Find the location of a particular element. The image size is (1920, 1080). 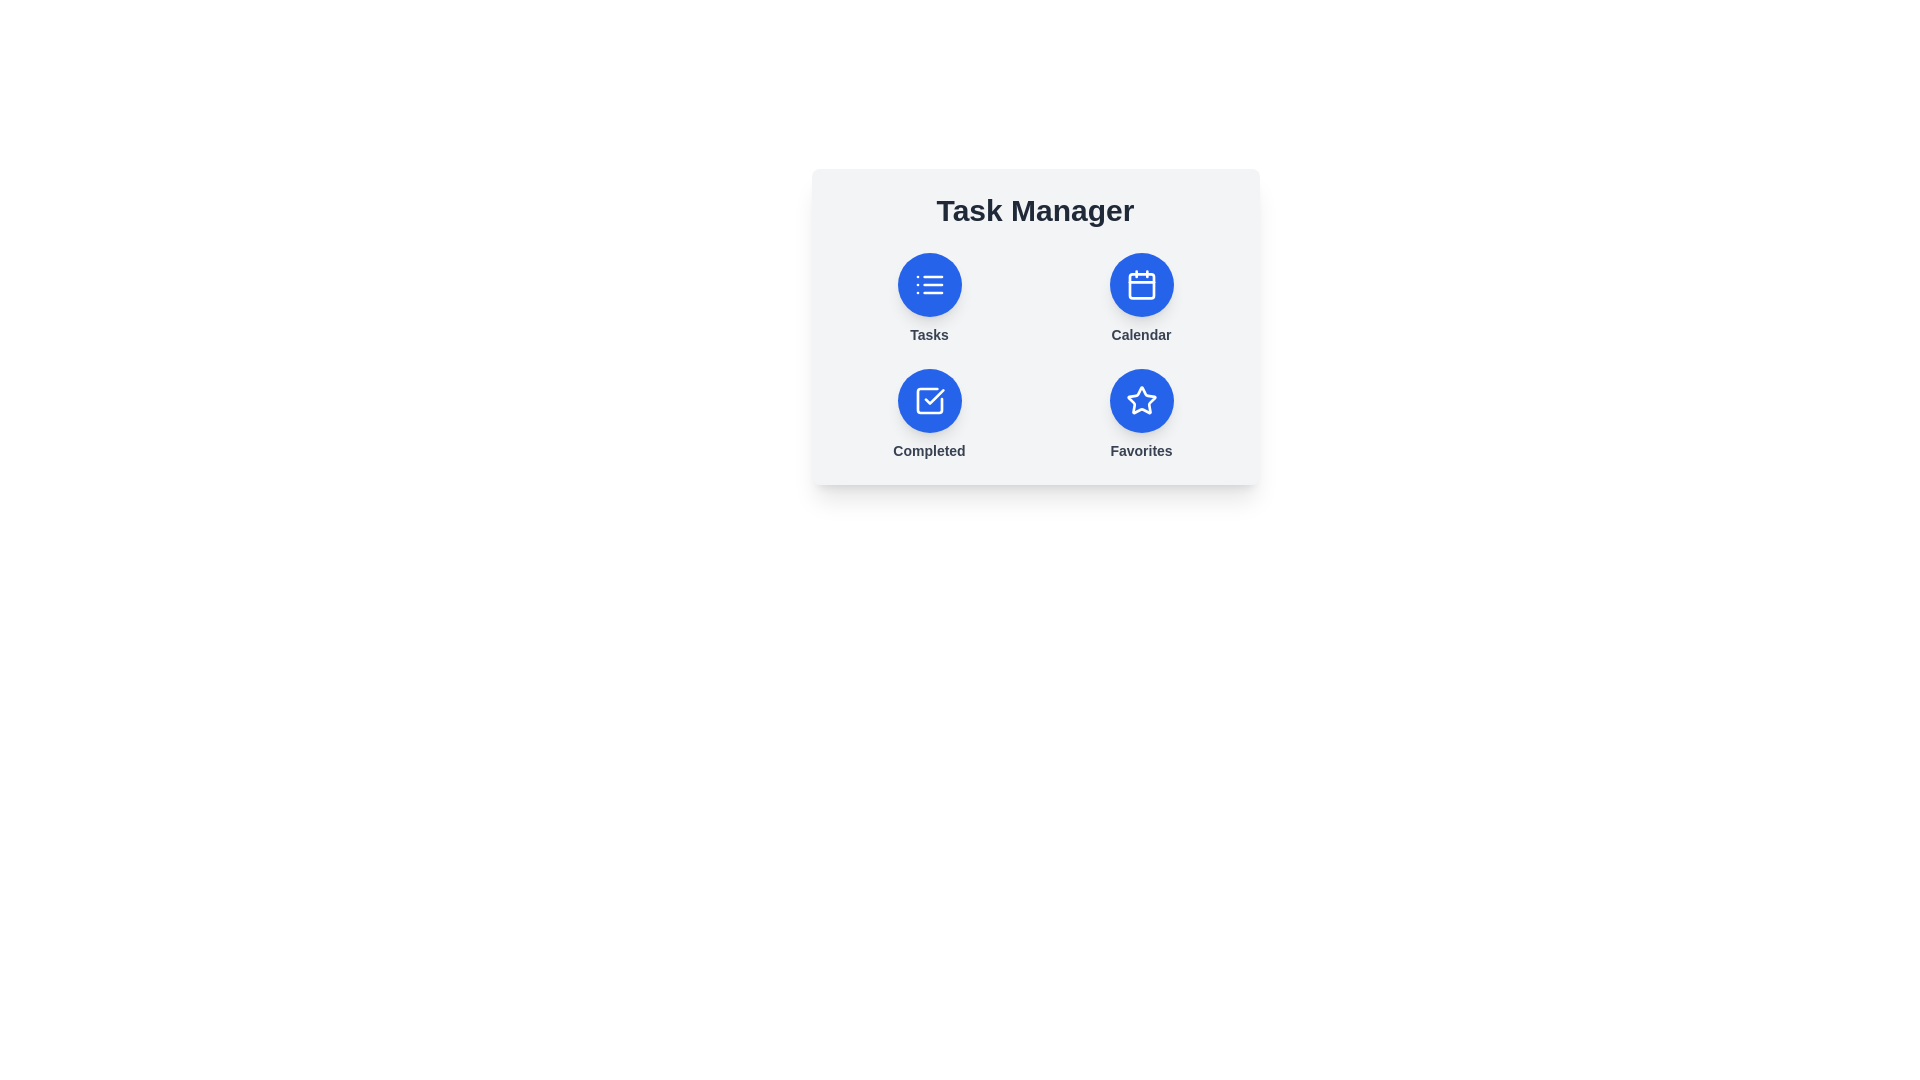

the 'Calendar' button, which is a circular button with a blue background and a white calendar icon, located in the task manager interface is located at coordinates (1141, 299).